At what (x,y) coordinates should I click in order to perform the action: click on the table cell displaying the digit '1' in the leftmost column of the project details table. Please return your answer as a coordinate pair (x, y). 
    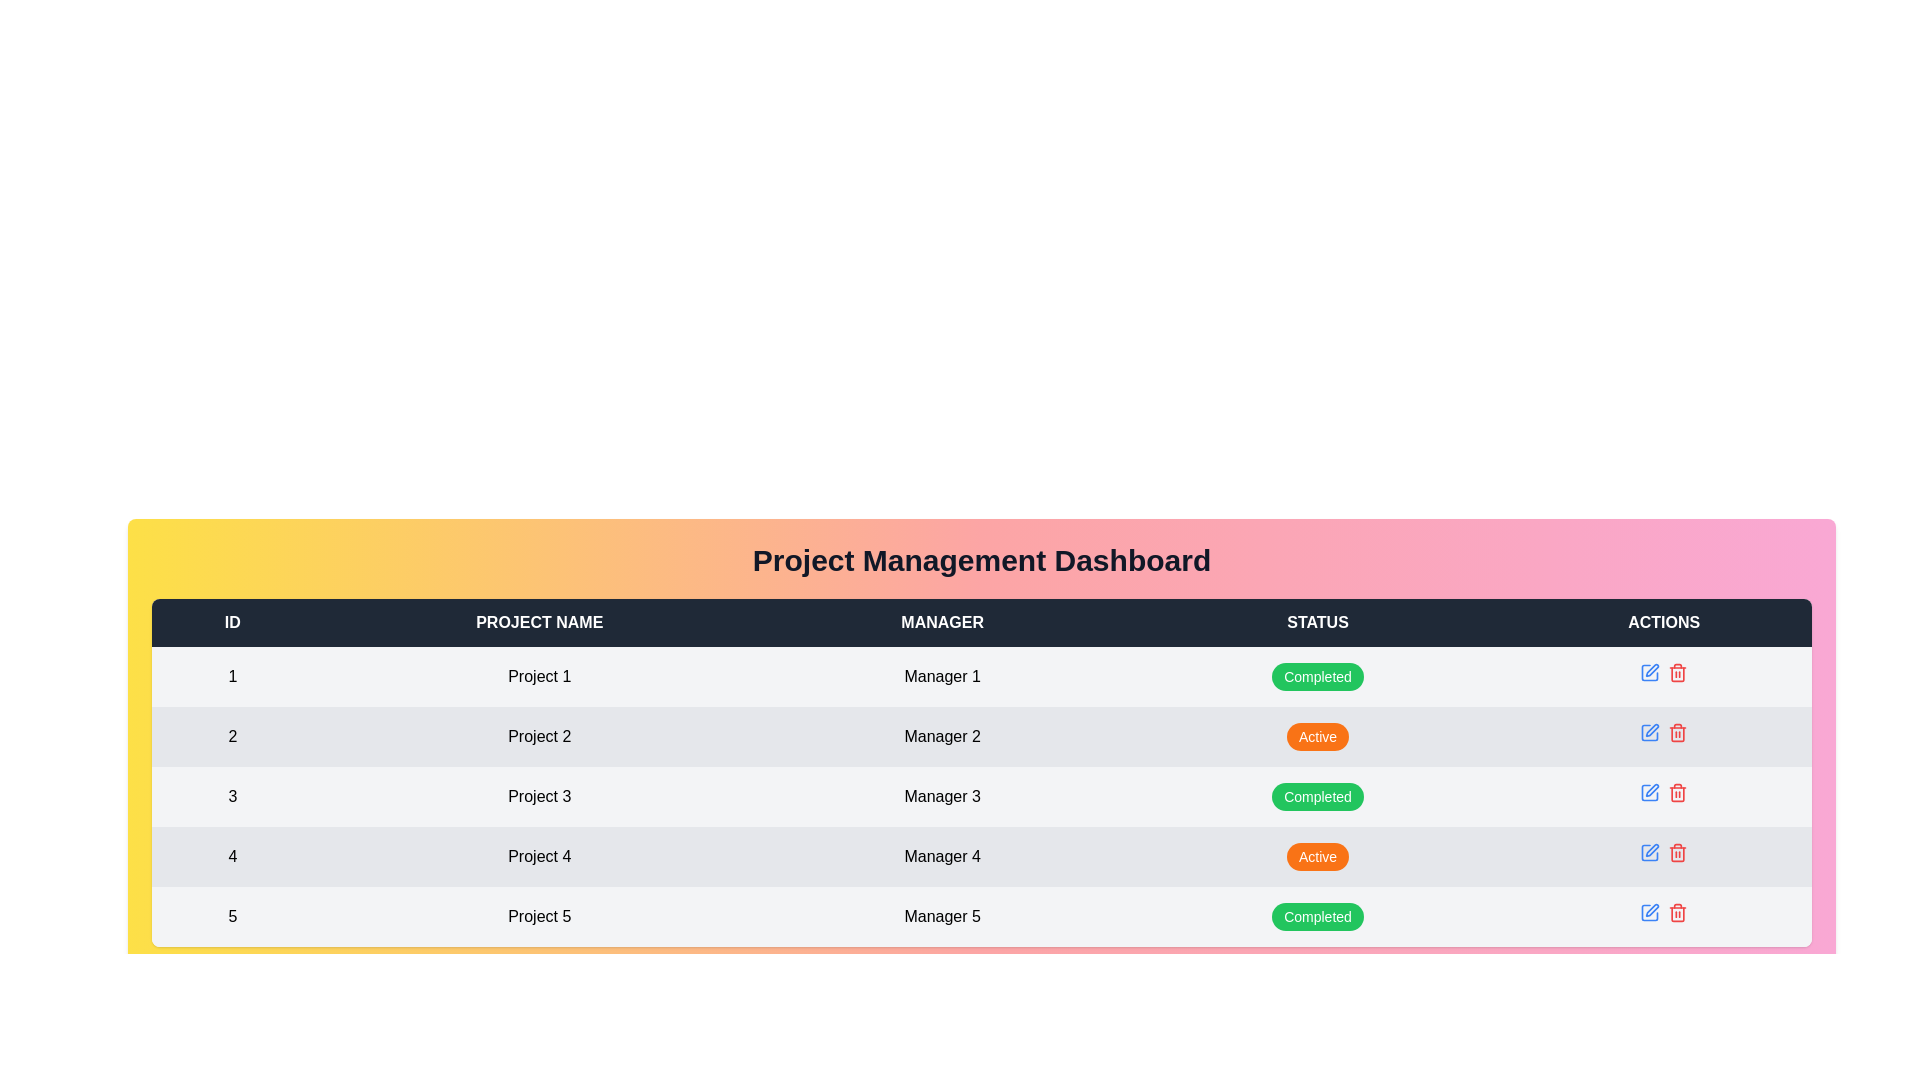
    Looking at the image, I should click on (232, 676).